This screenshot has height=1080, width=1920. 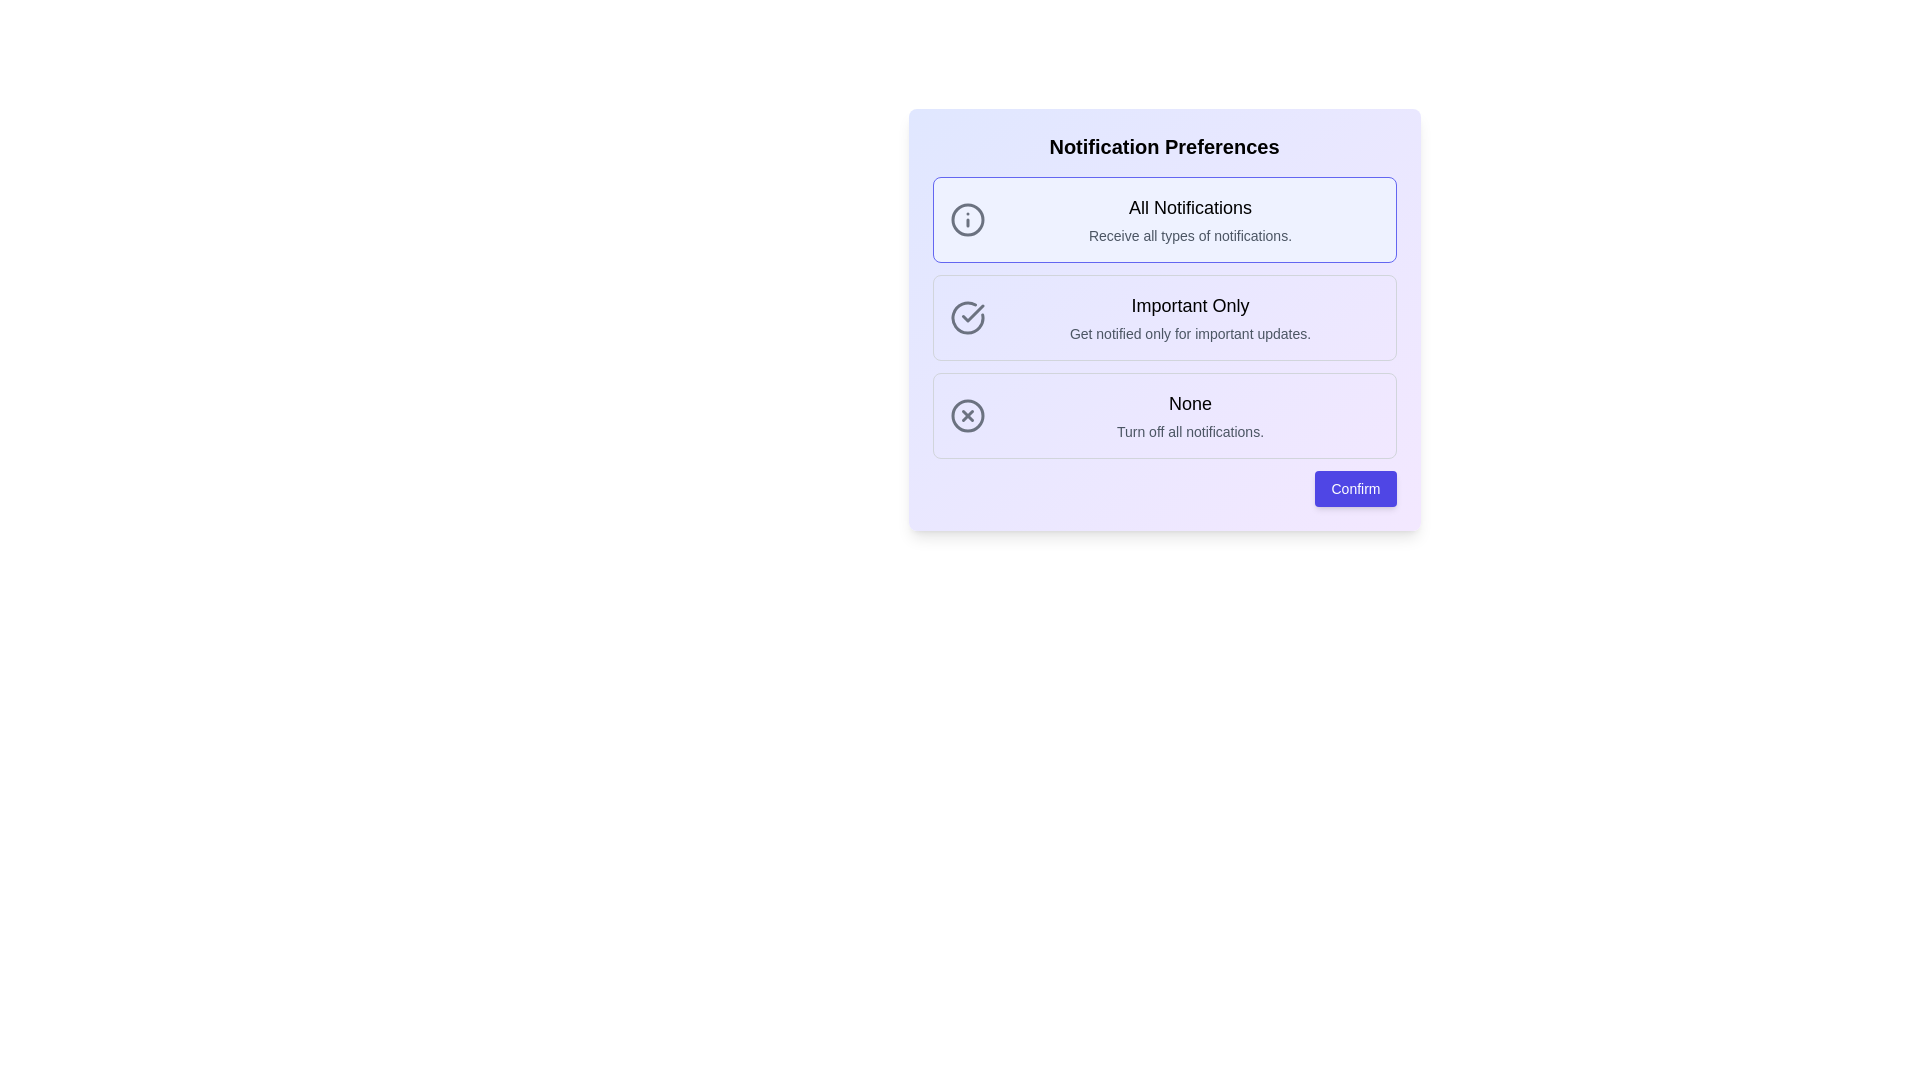 I want to click on the confirmation button located at the bottom right corner of the 'Notification Preferences' modal to confirm the selection, so click(x=1355, y=489).